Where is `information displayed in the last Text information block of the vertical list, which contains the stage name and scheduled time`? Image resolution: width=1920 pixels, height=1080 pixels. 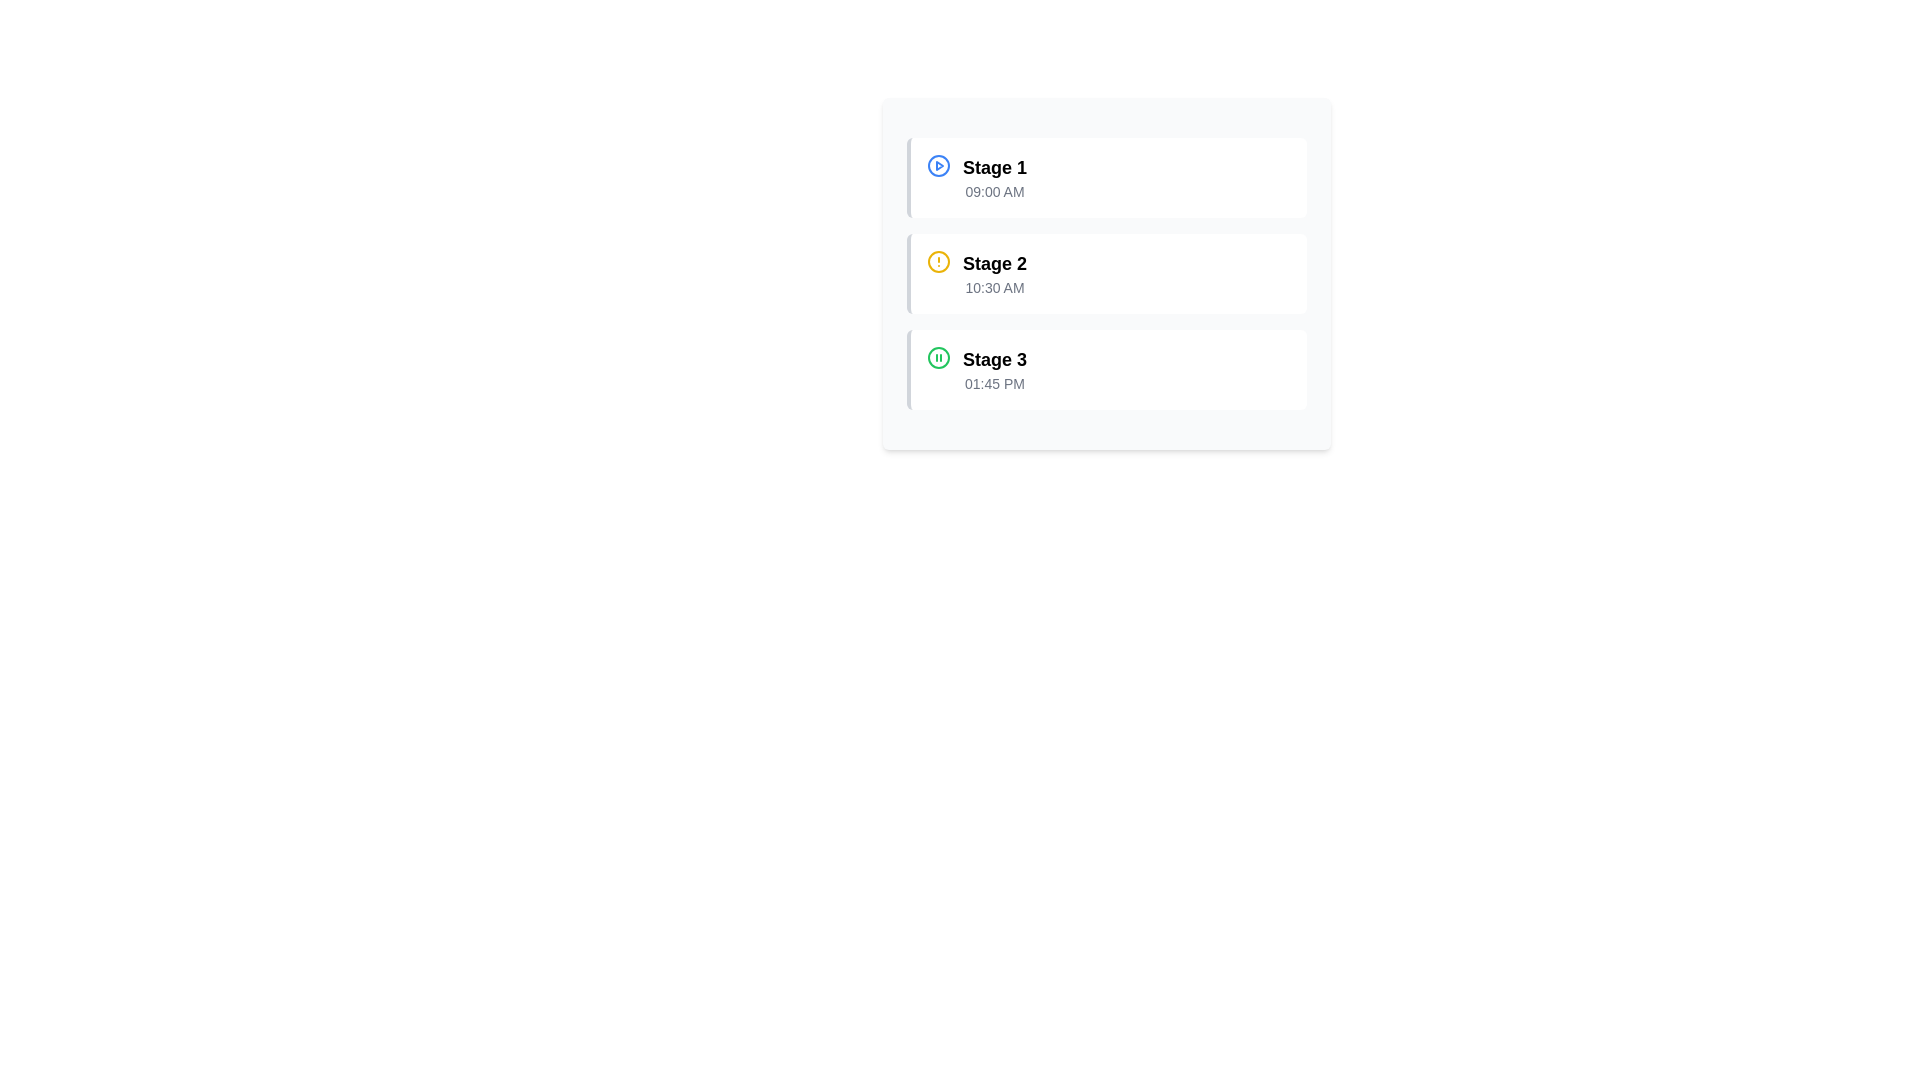
information displayed in the last Text information block of the vertical list, which contains the stage name and scheduled time is located at coordinates (994, 370).